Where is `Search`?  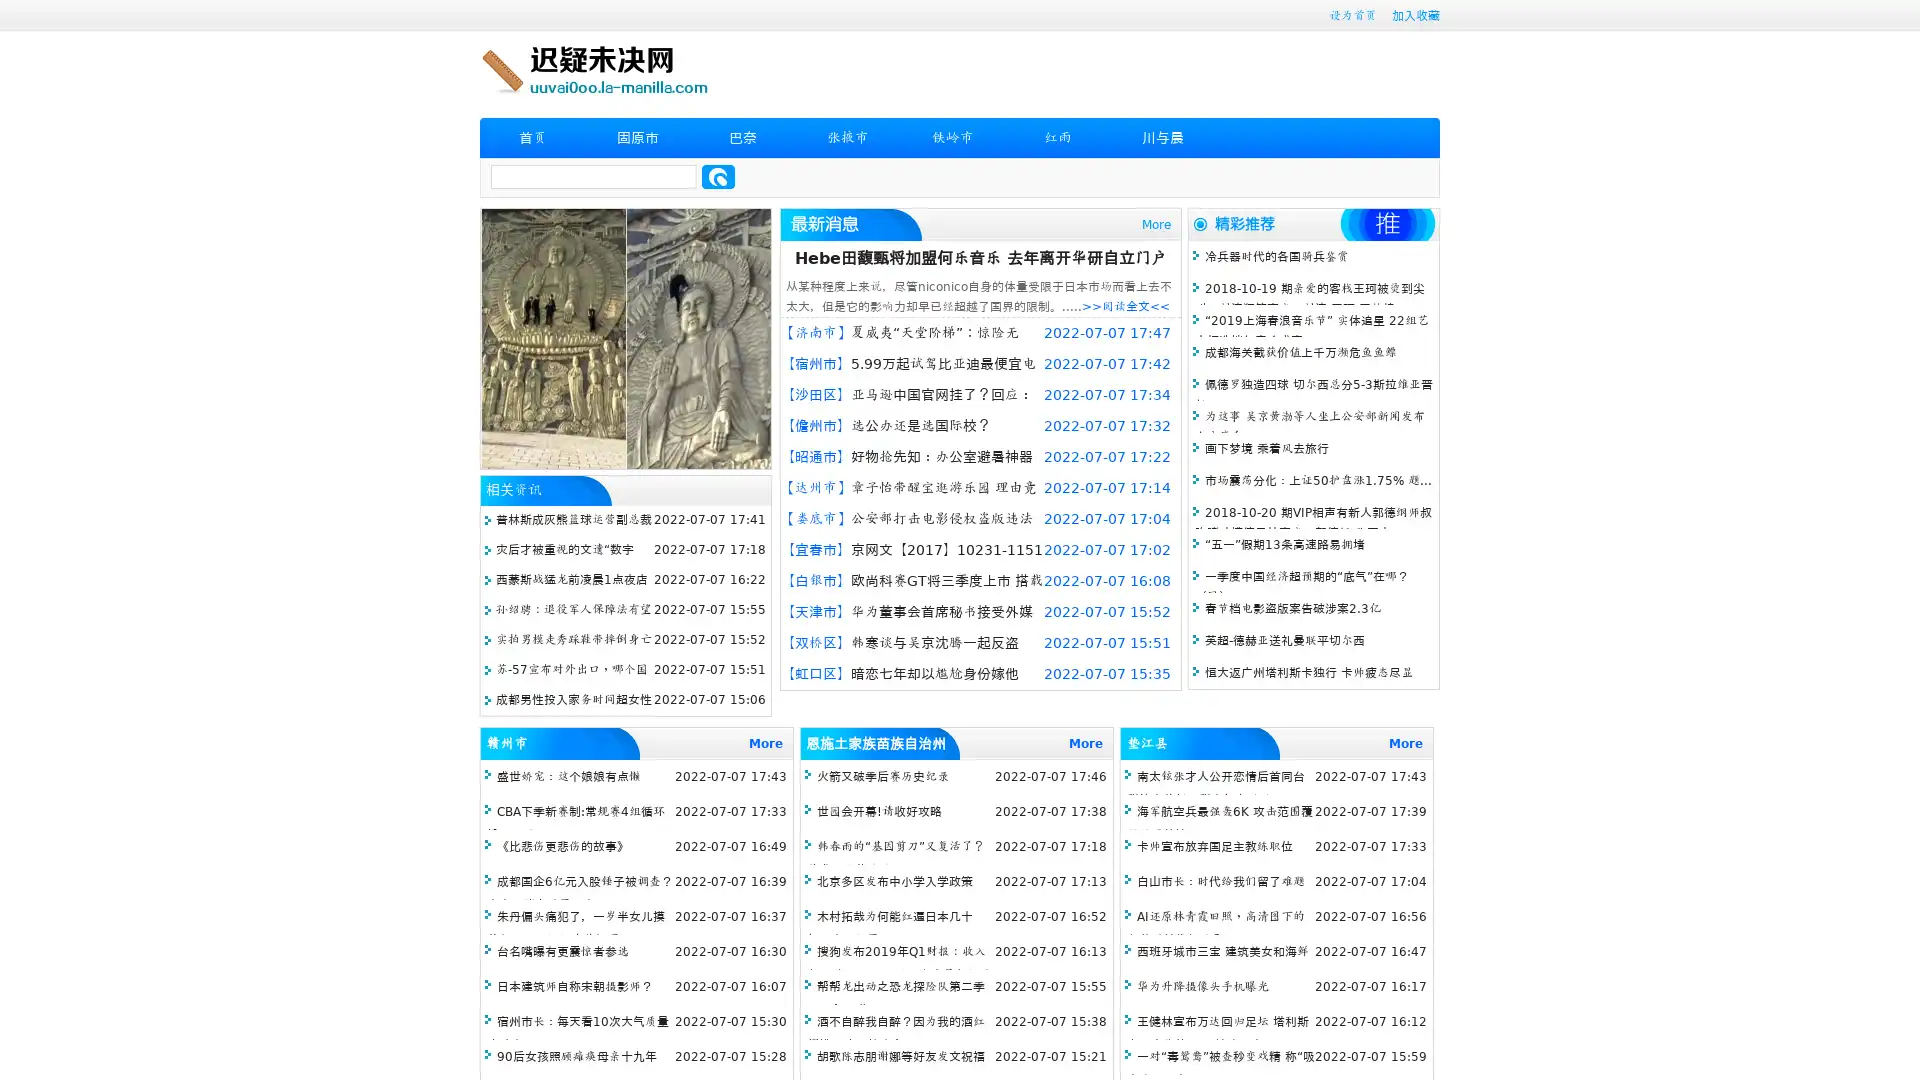
Search is located at coordinates (718, 176).